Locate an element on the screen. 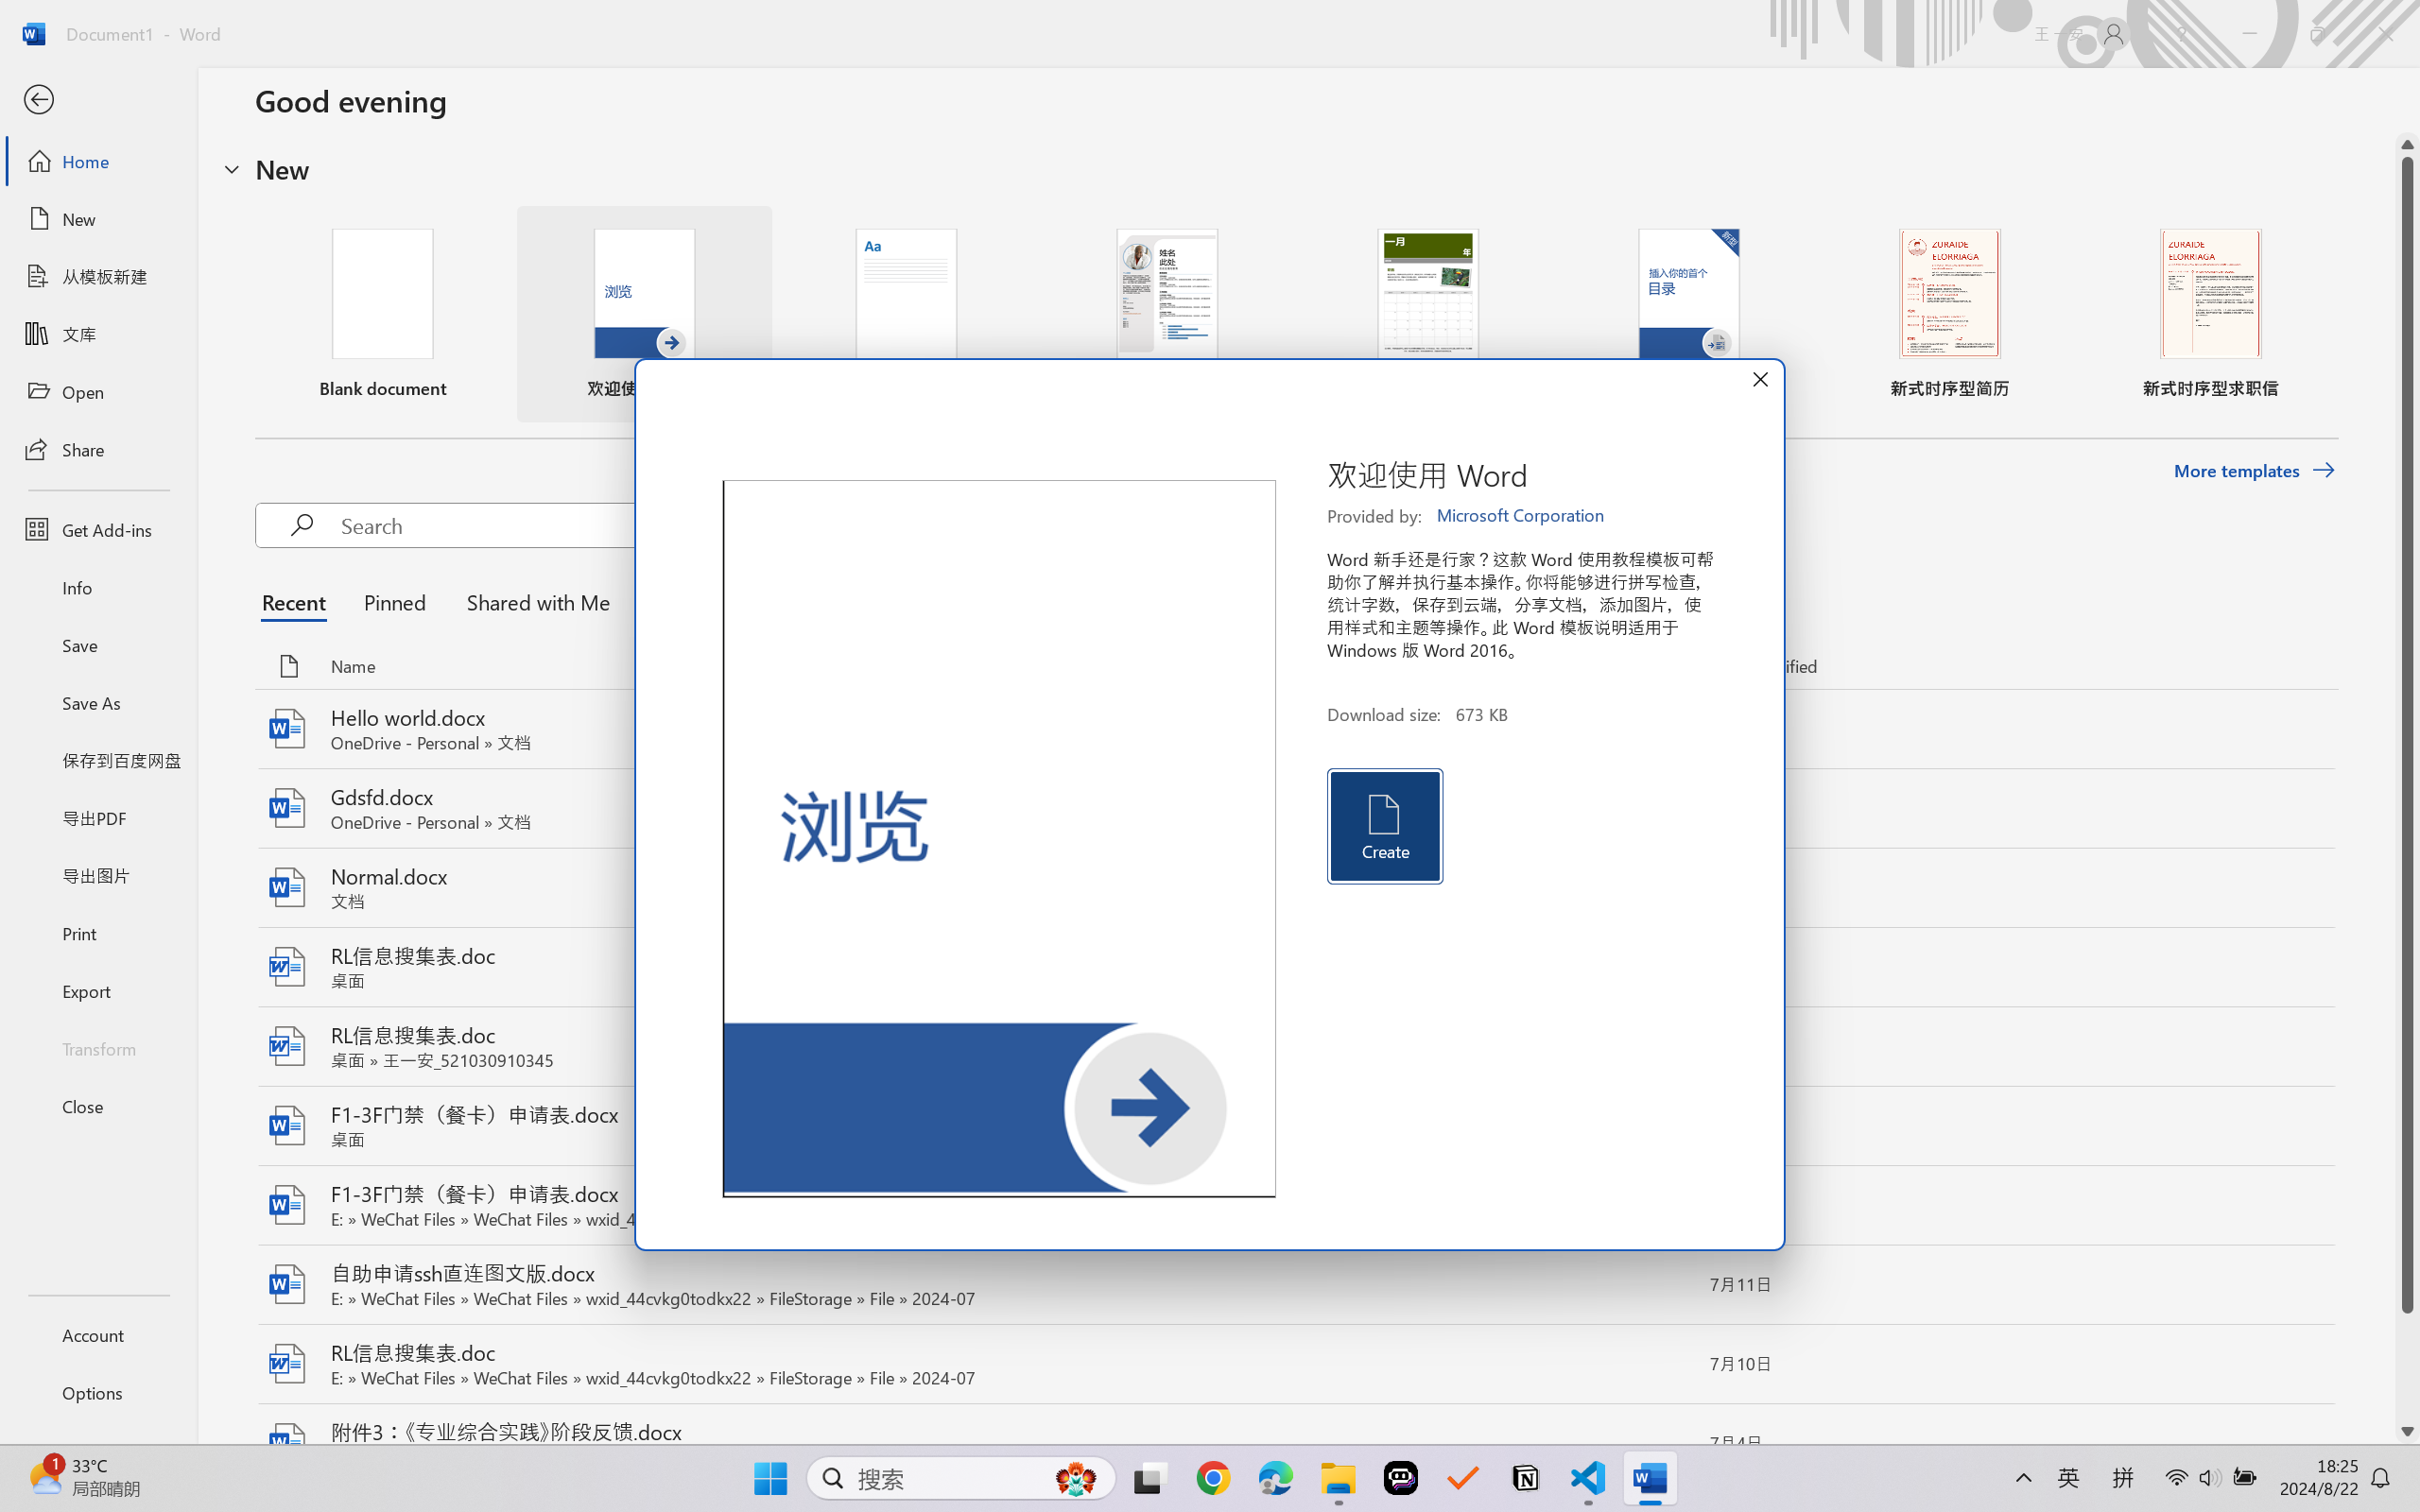 The height and width of the screenshot is (1512, 2420). 'Info' is located at coordinates (97, 586).